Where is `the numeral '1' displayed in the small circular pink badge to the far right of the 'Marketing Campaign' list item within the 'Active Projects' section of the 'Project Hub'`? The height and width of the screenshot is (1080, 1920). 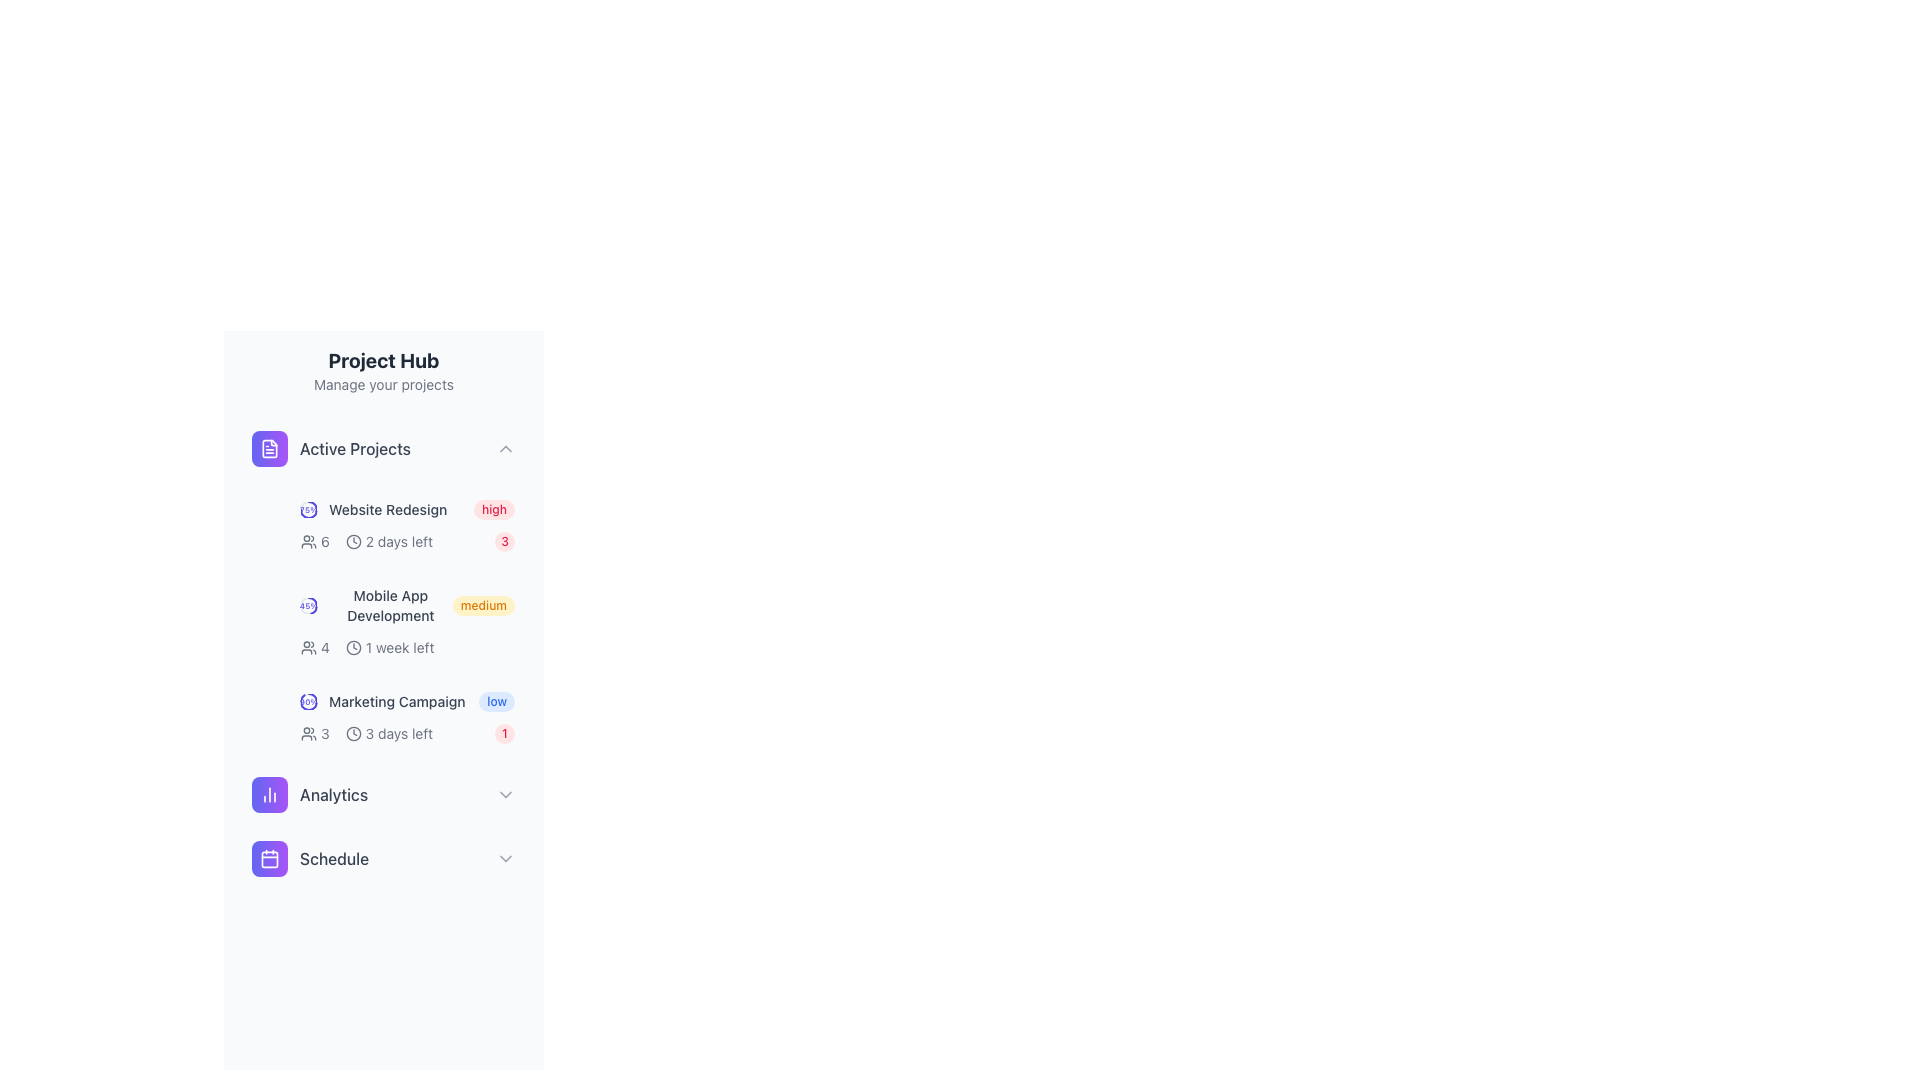
the numeral '1' displayed in the small circular pink badge to the far right of the 'Marketing Campaign' list item within the 'Active Projects' section of the 'Project Hub' is located at coordinates (504, 733).